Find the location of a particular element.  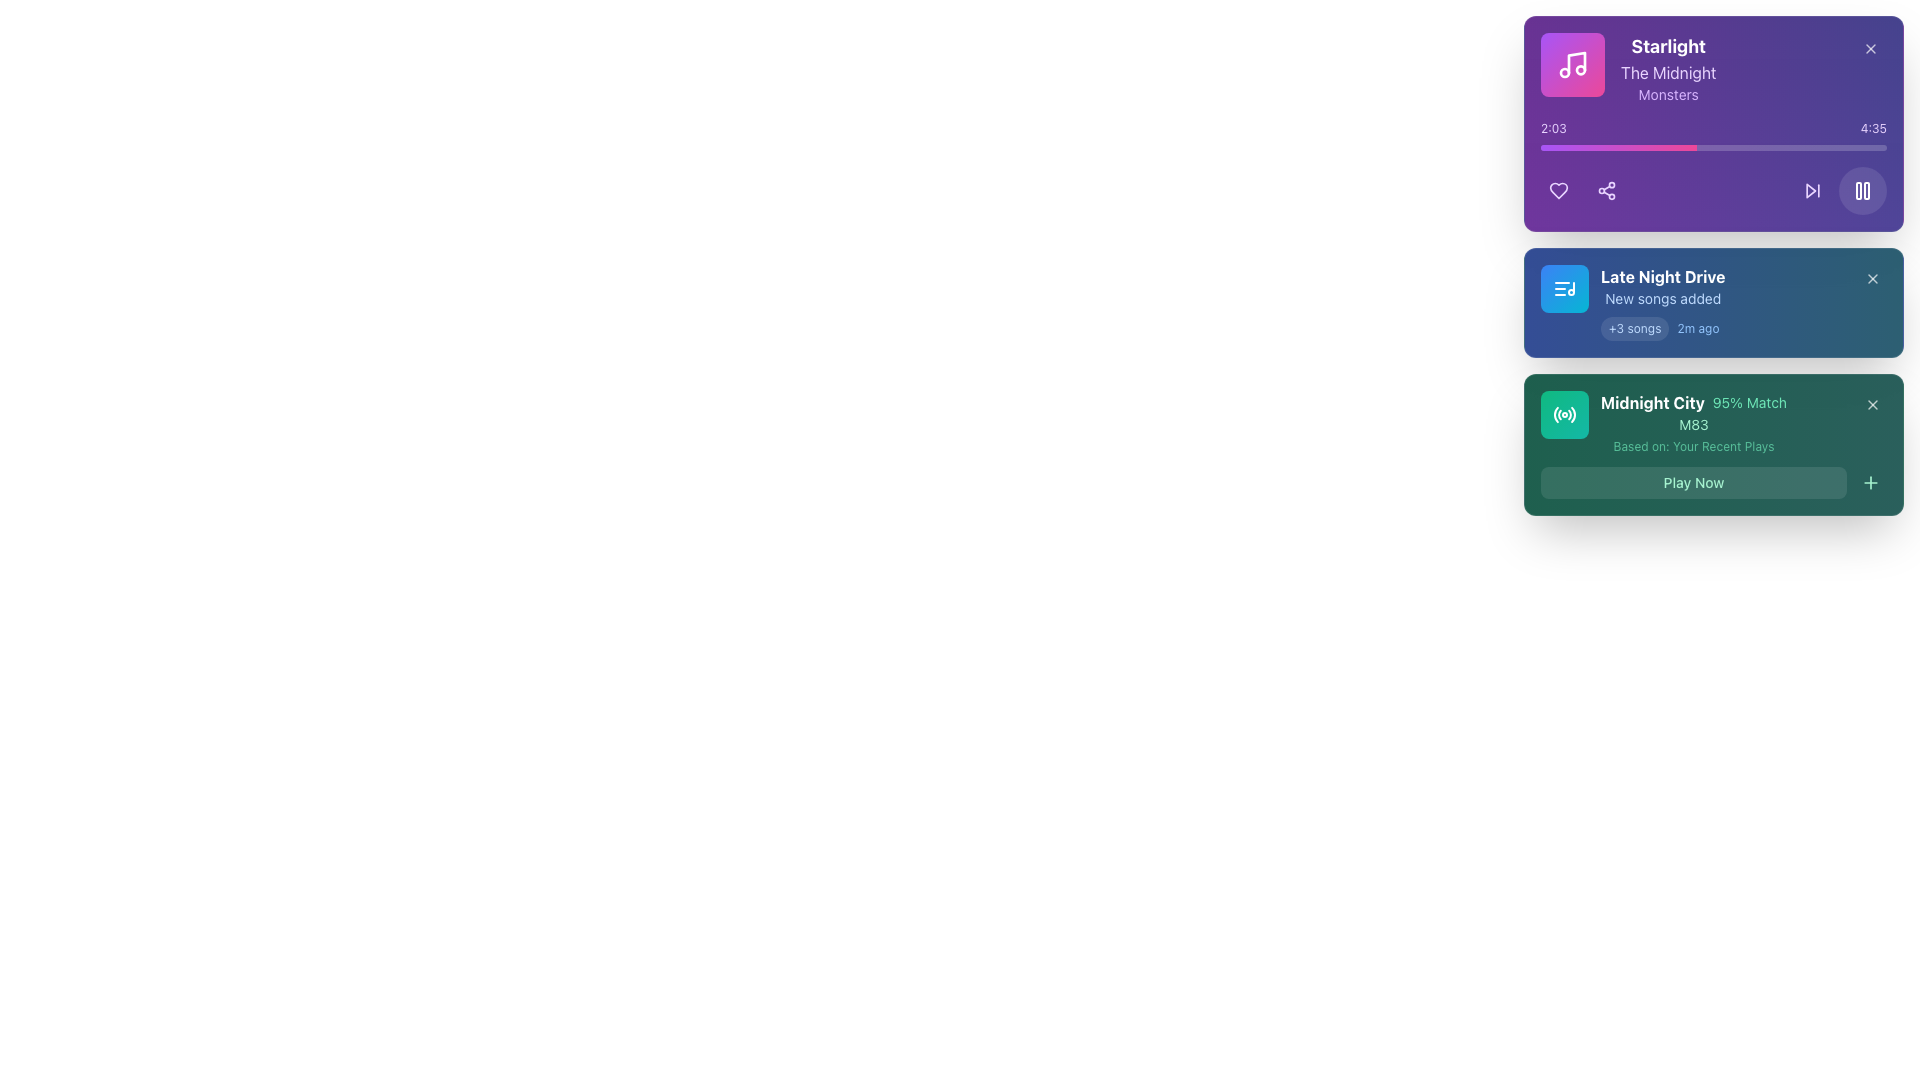

the content of the text label with title 'Midnight City' and additional information '95% Match' located in the top section of the third card is located at coordinates (1693, 402).